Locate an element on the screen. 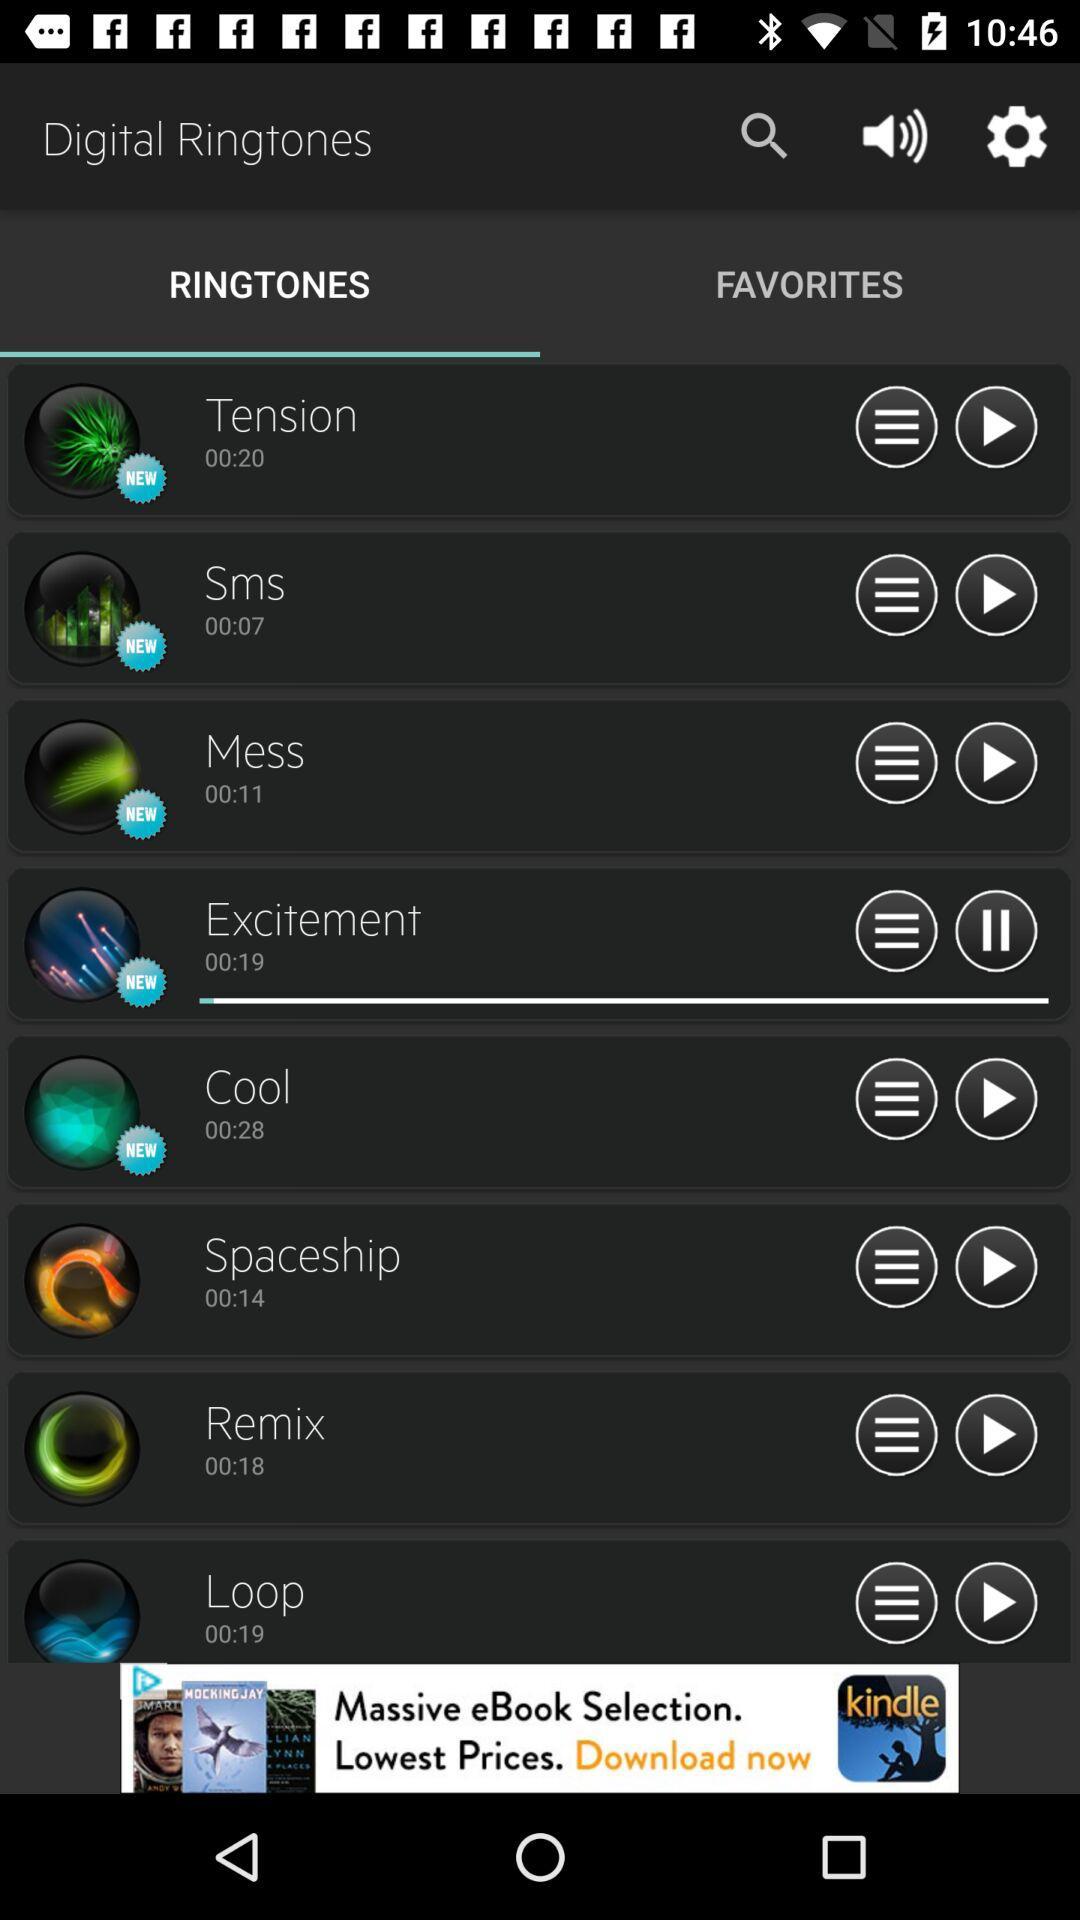 This screenshot has width=1080, height=1920. ringtone is located at coordinates (80, 1449).